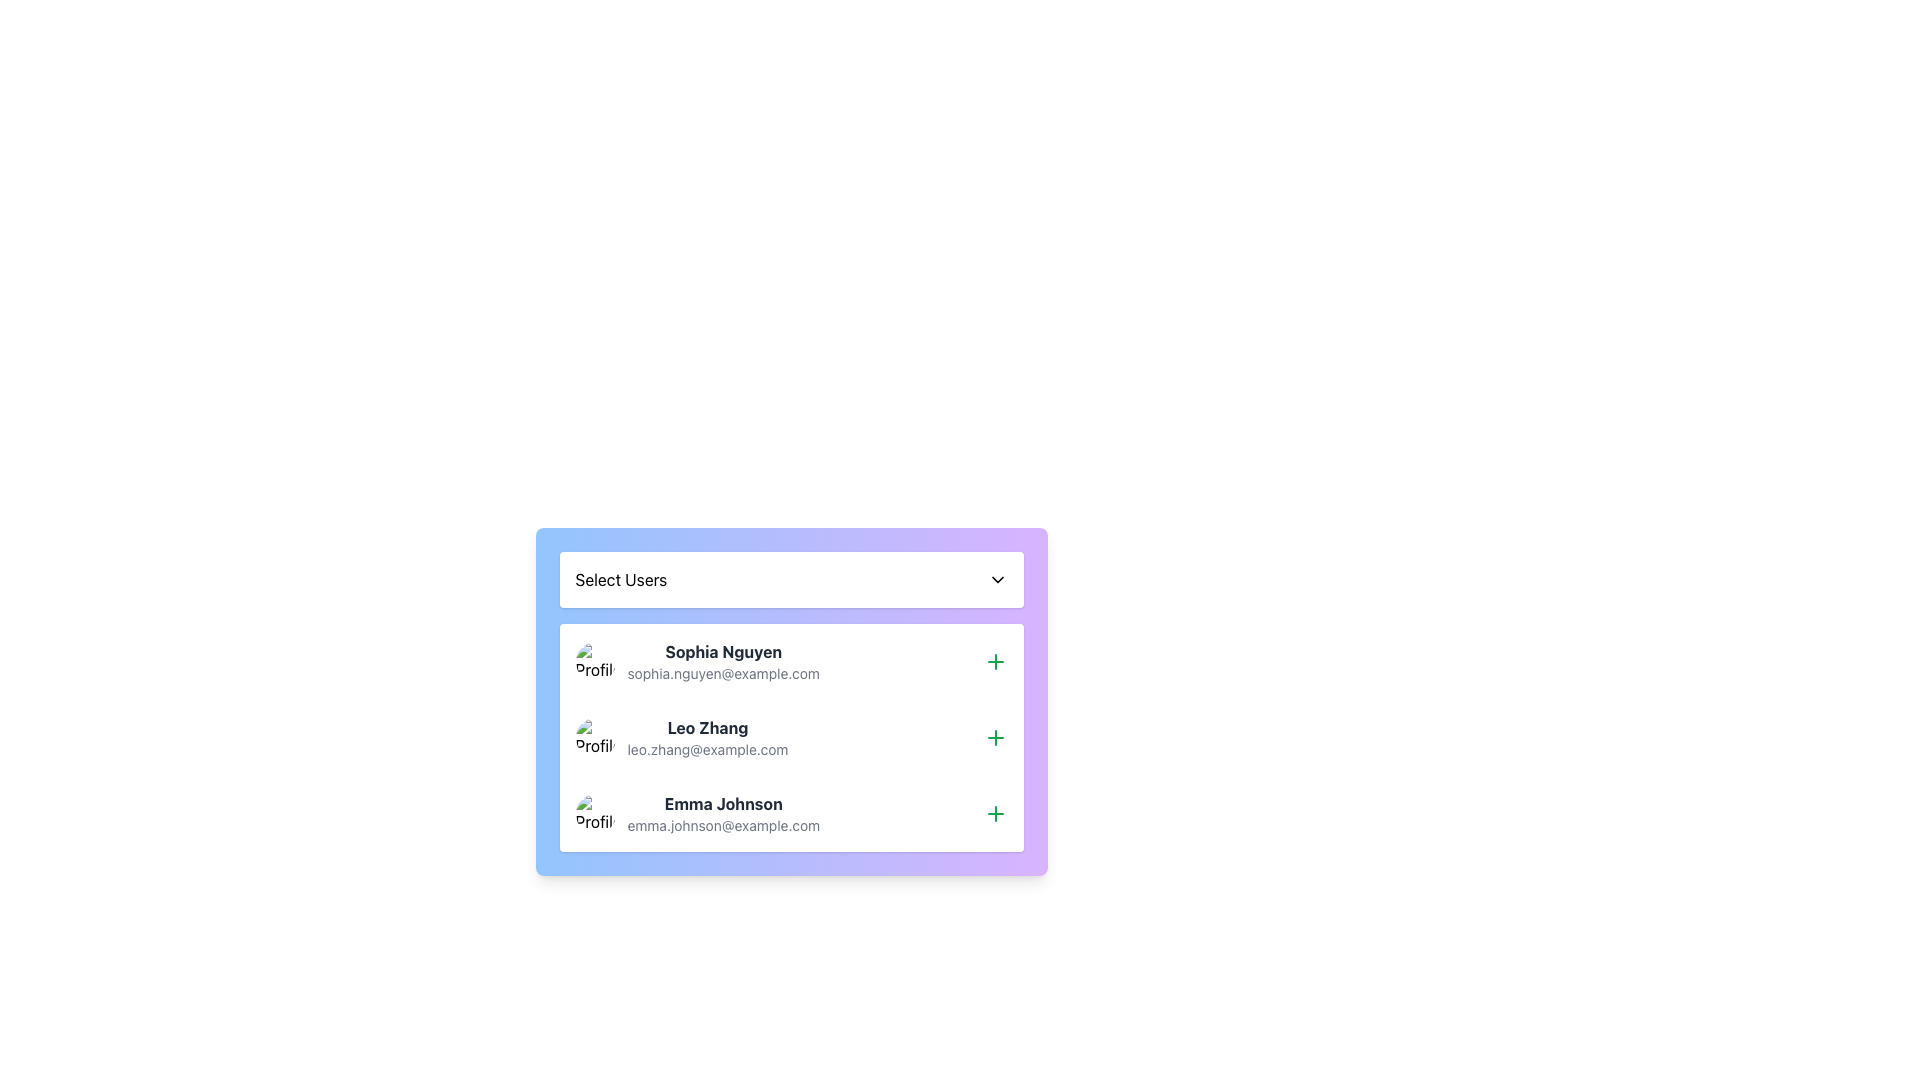  What do you see at coordinates (995, 662) in the screenshot?
I see `the 'Add' button located in the top-right corner of the card for user 'Sophia Nguyen'` at bounding box center [995, 662].